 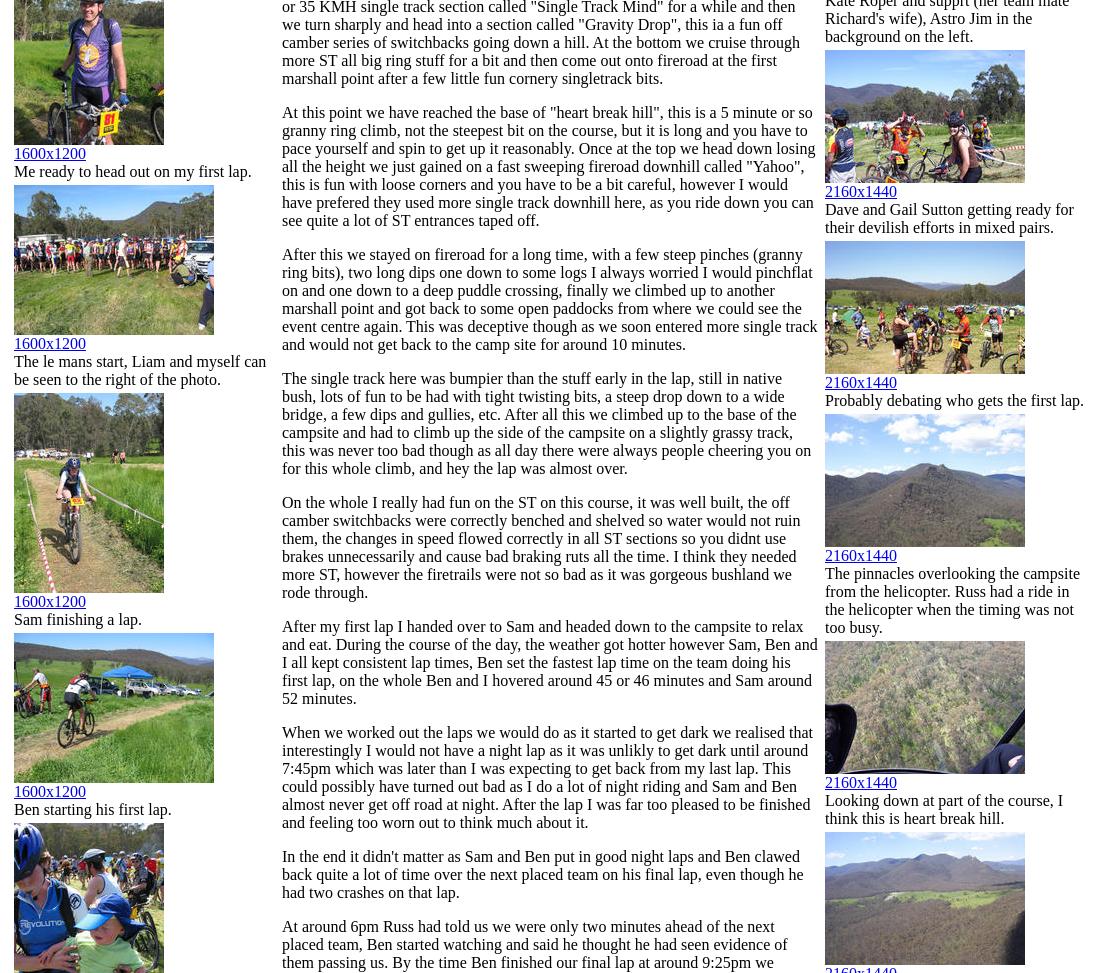 What do you see at coordinates (547, 776) in the screenshot?
I see `'When we worked out the laps we would do as it started to get dark we realised
that interestingly I would not have a night lap as it was unlikly to get dark
until around 7:45pm which was later than I was expecting to get back from my
last lap. This could possibly have turned out bad as I do a lot of night
riding and Sam and Ben almost never get off road at night. After the lap I was
far too pleased to be finished and feeling too worn out to think much about
it.'` at bounding box center [547, 776].